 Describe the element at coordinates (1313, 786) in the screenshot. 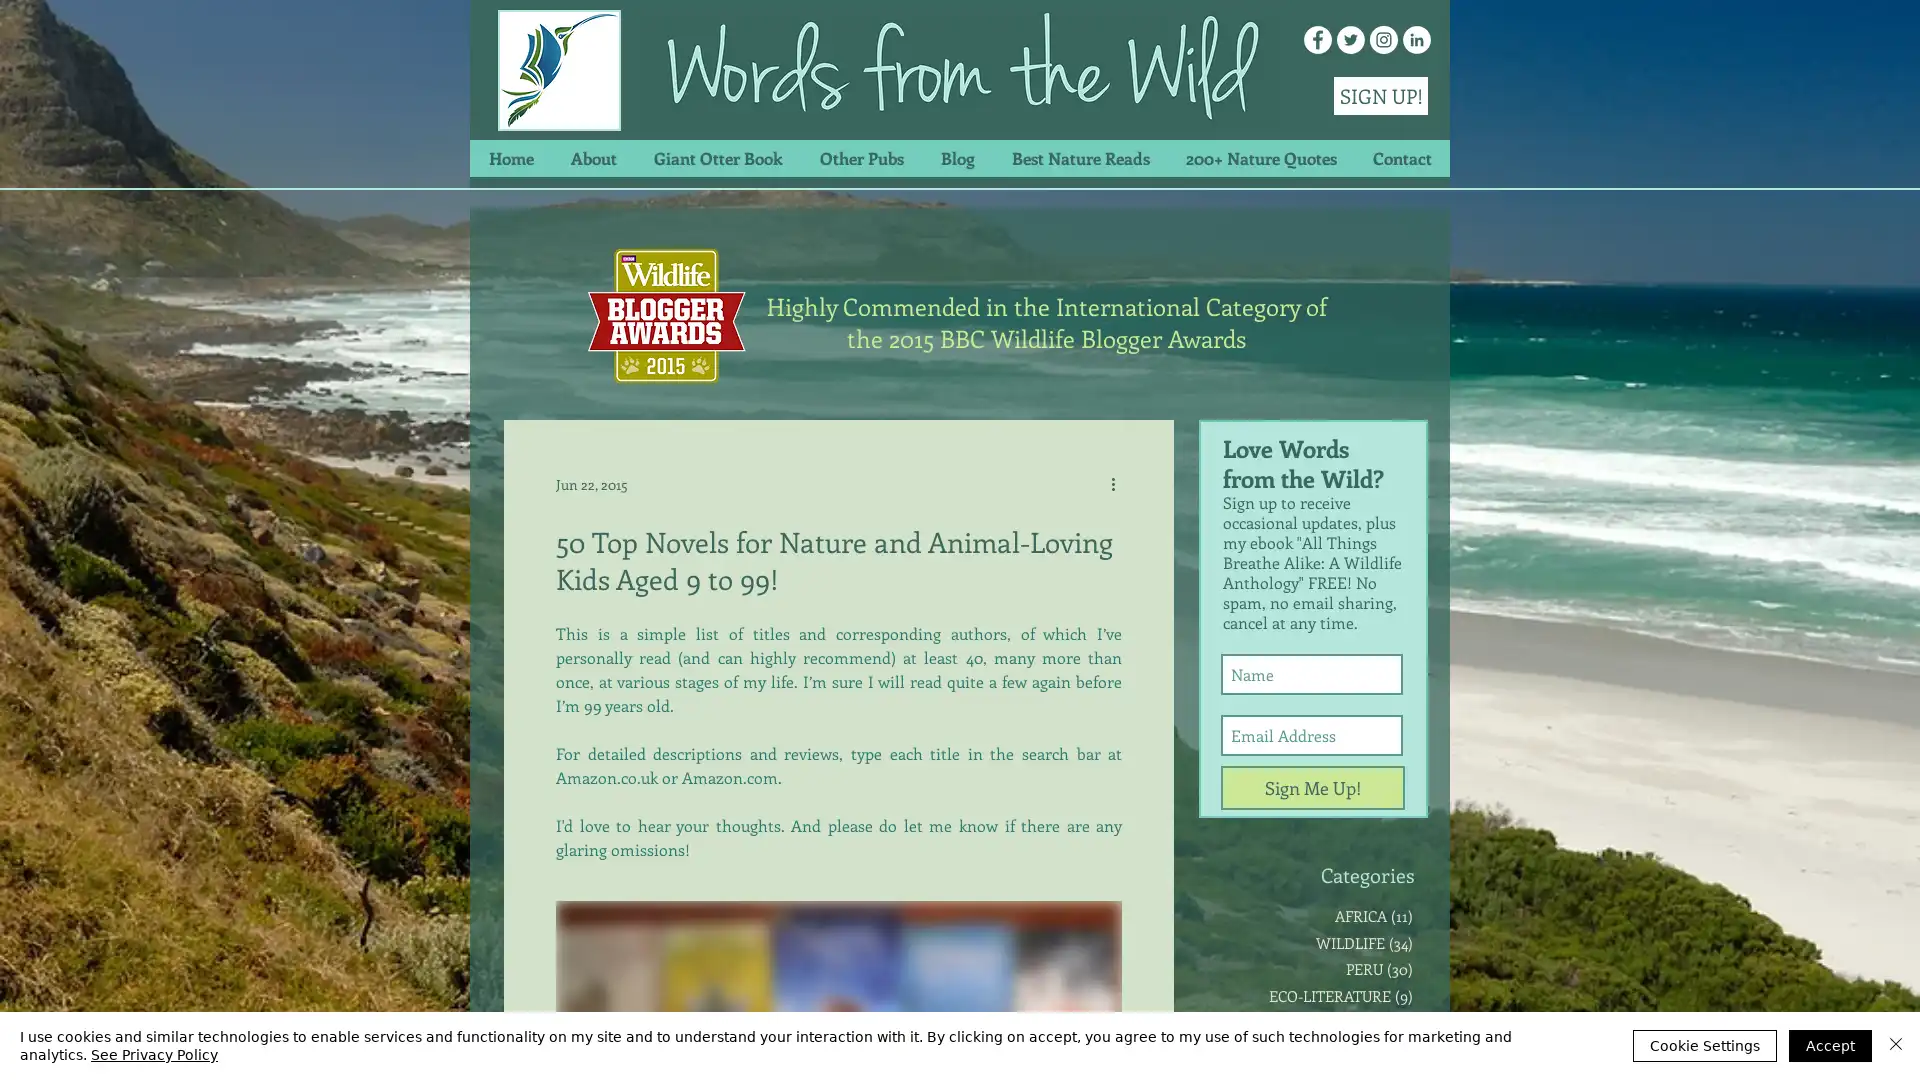

I see `Sign Me Up!` at that location.